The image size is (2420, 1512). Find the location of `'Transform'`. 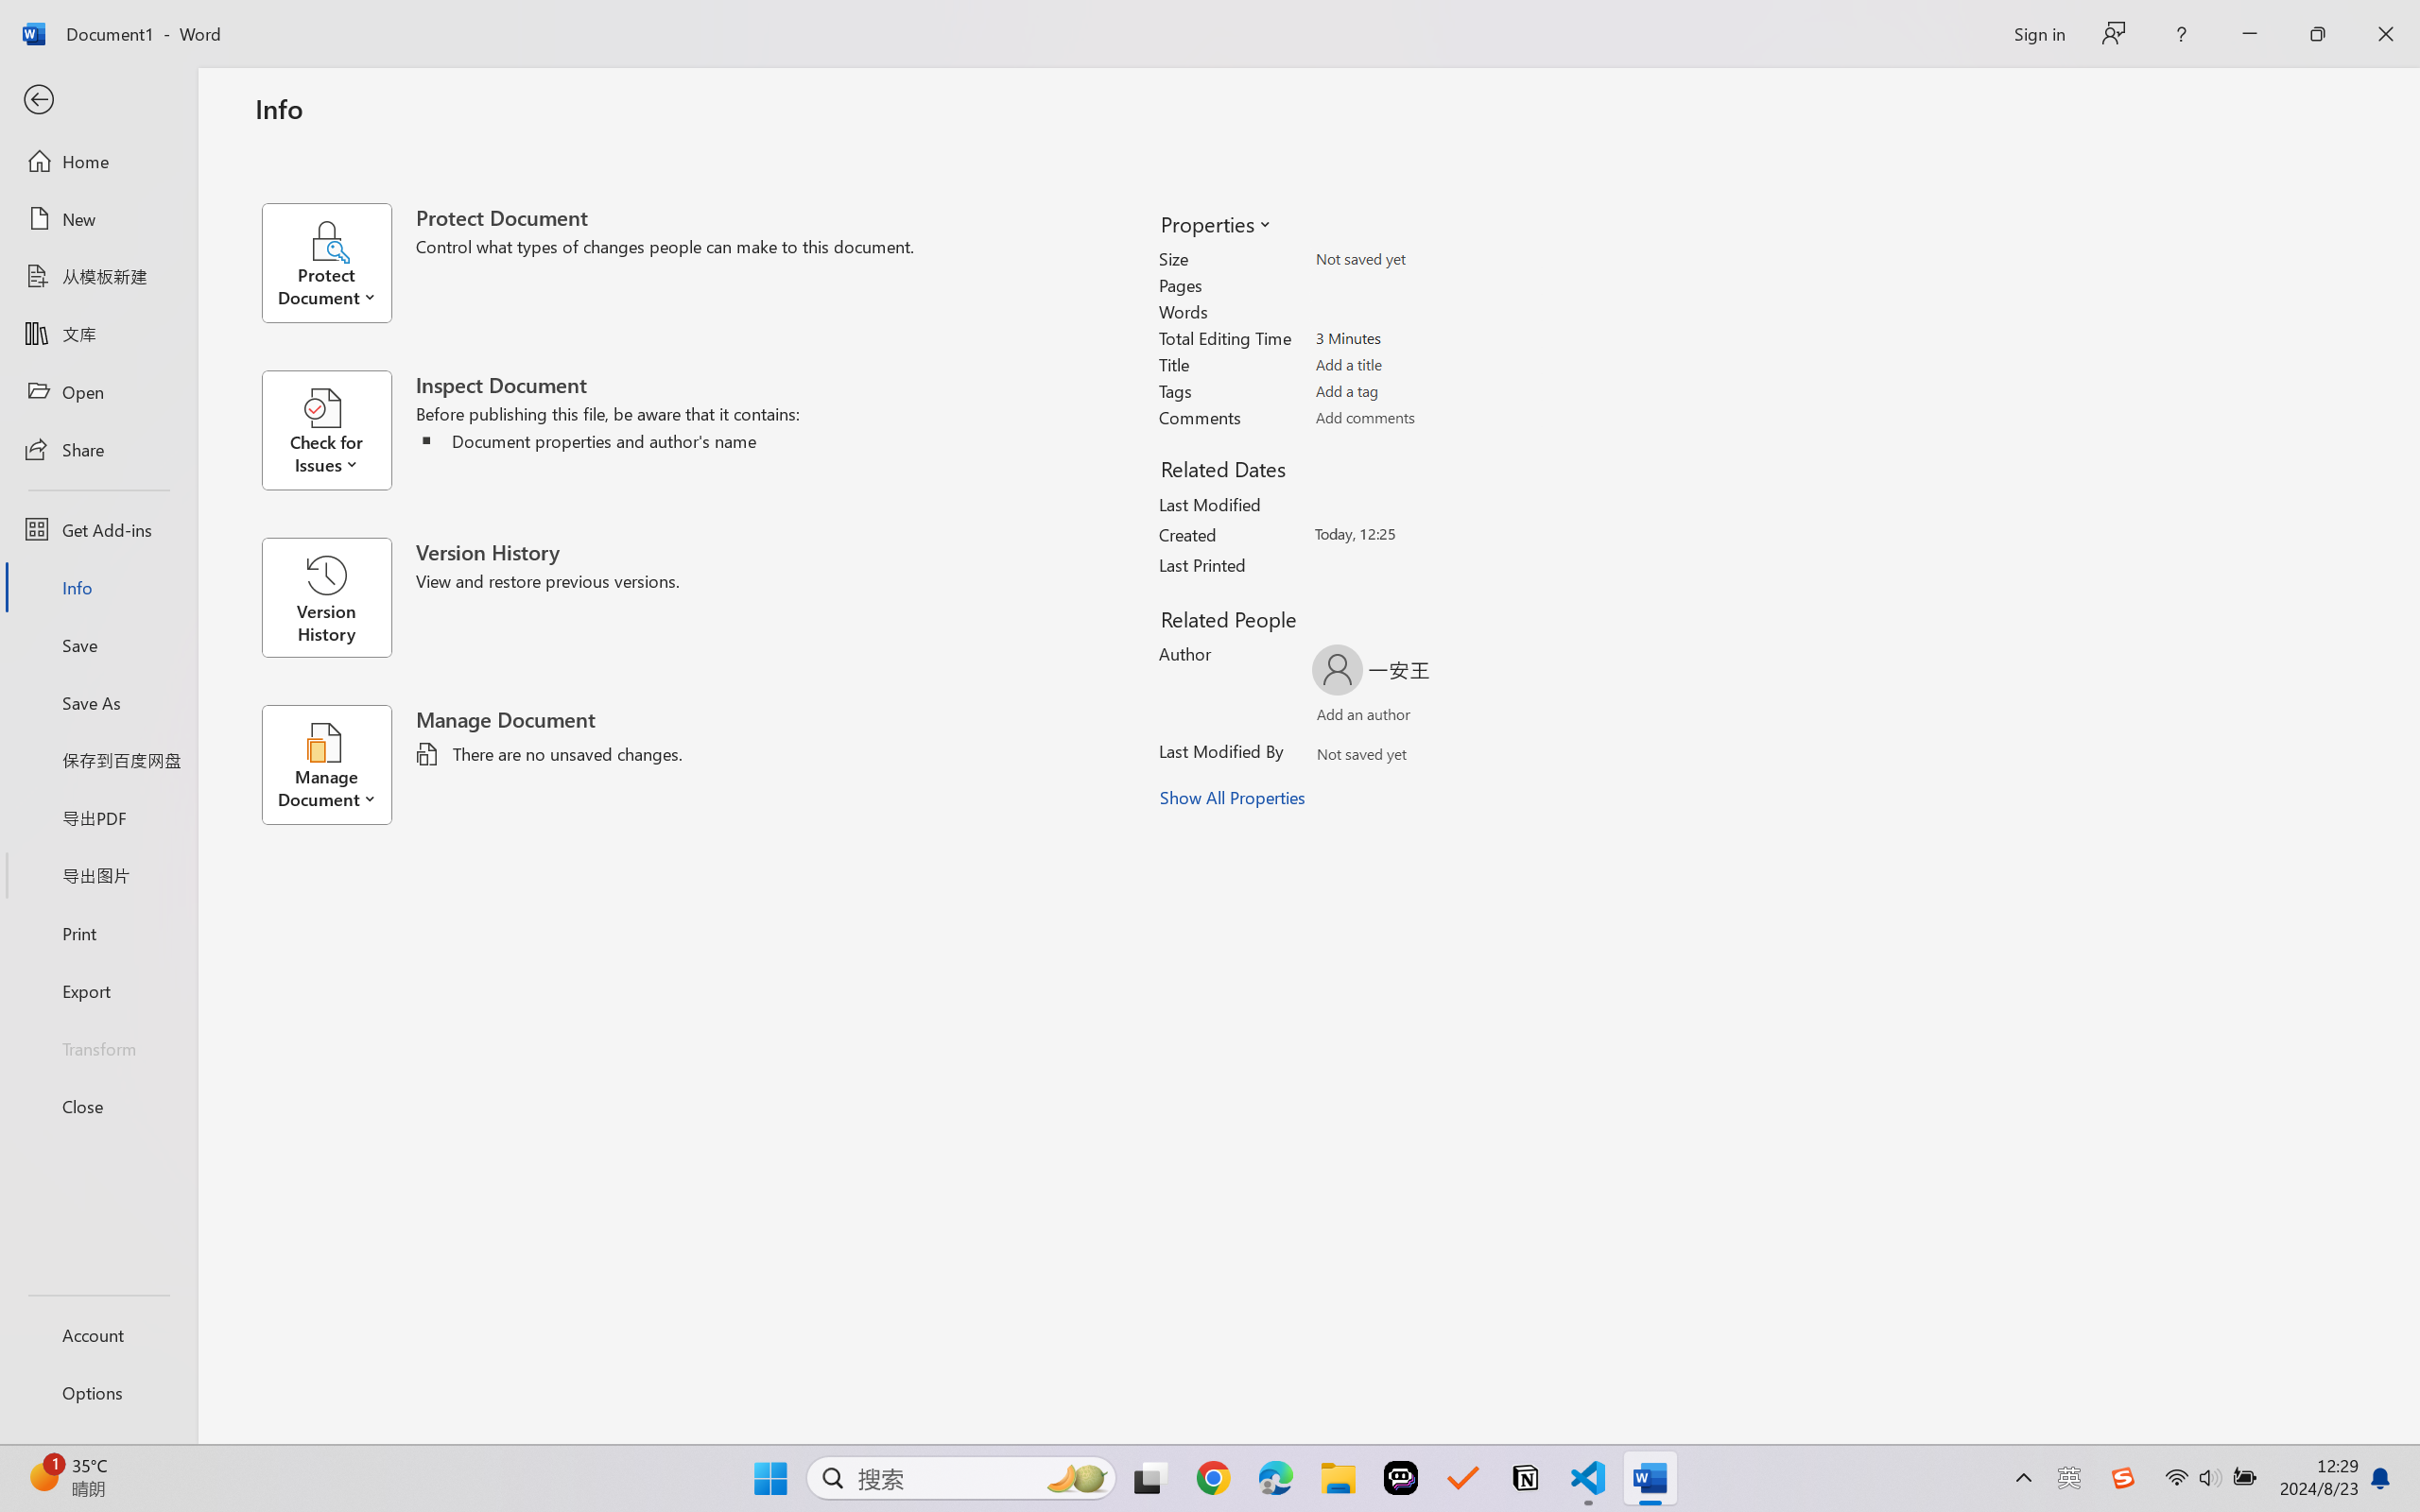

'Transform' is located at coordinates (97, 1046).